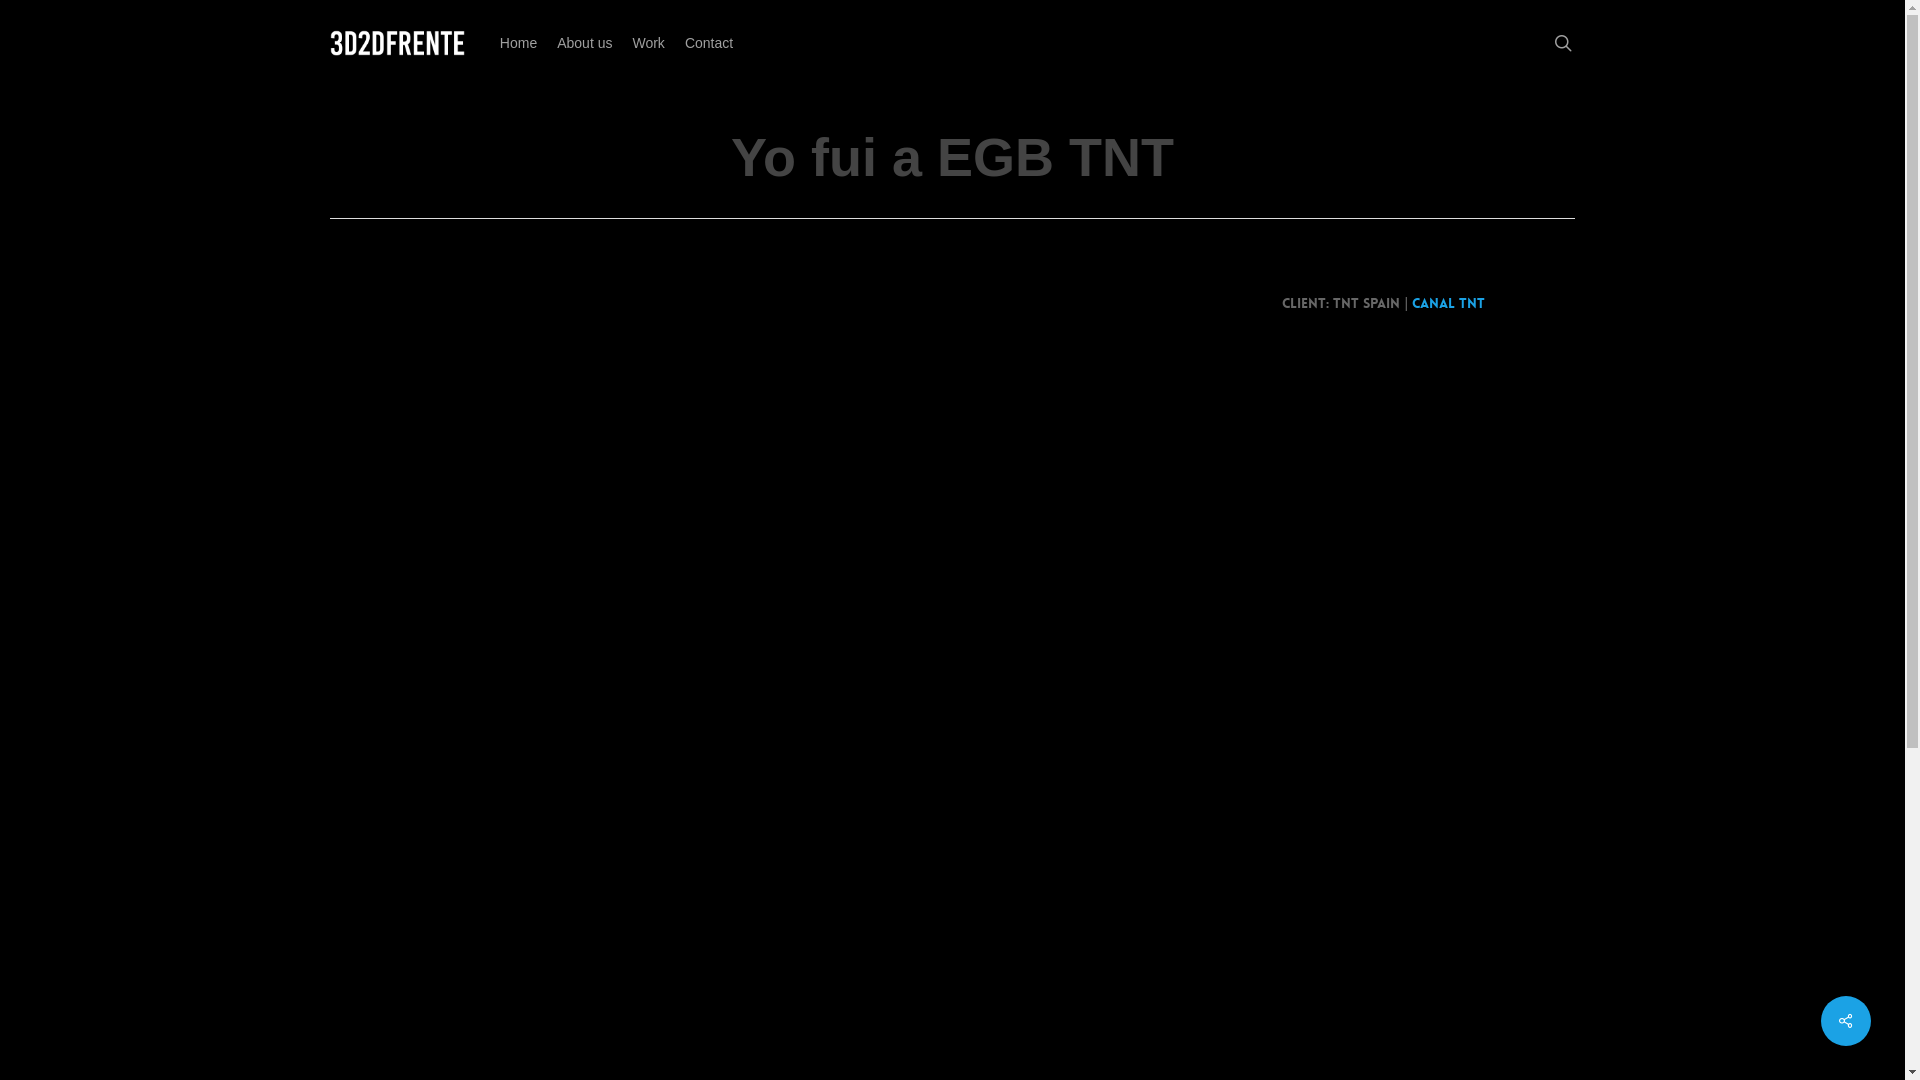  Describe the element at coordinates (583, 42) in the screenshot. I see `'About us'` at that location.